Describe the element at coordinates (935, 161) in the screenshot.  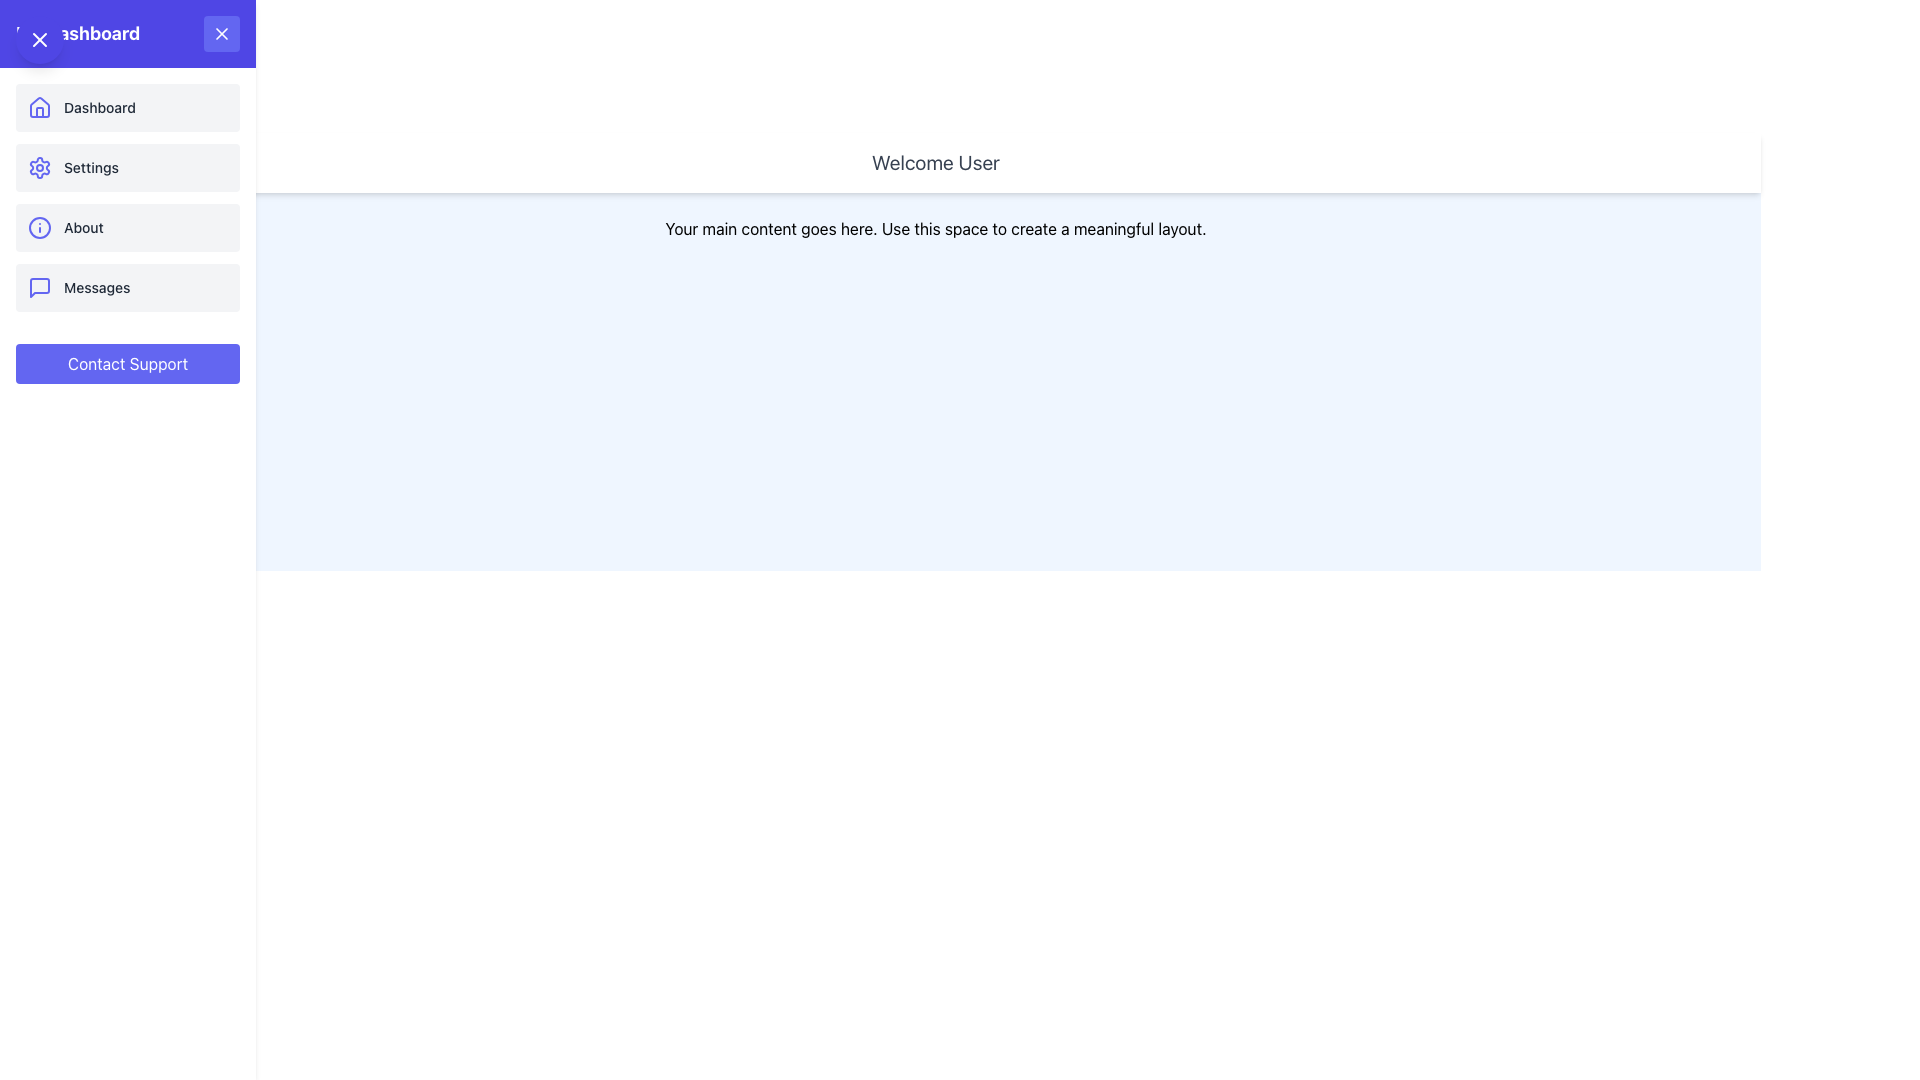
I see `the welcoming message static text located at the top center of the main content area, directly below the navigation bar` at that location.